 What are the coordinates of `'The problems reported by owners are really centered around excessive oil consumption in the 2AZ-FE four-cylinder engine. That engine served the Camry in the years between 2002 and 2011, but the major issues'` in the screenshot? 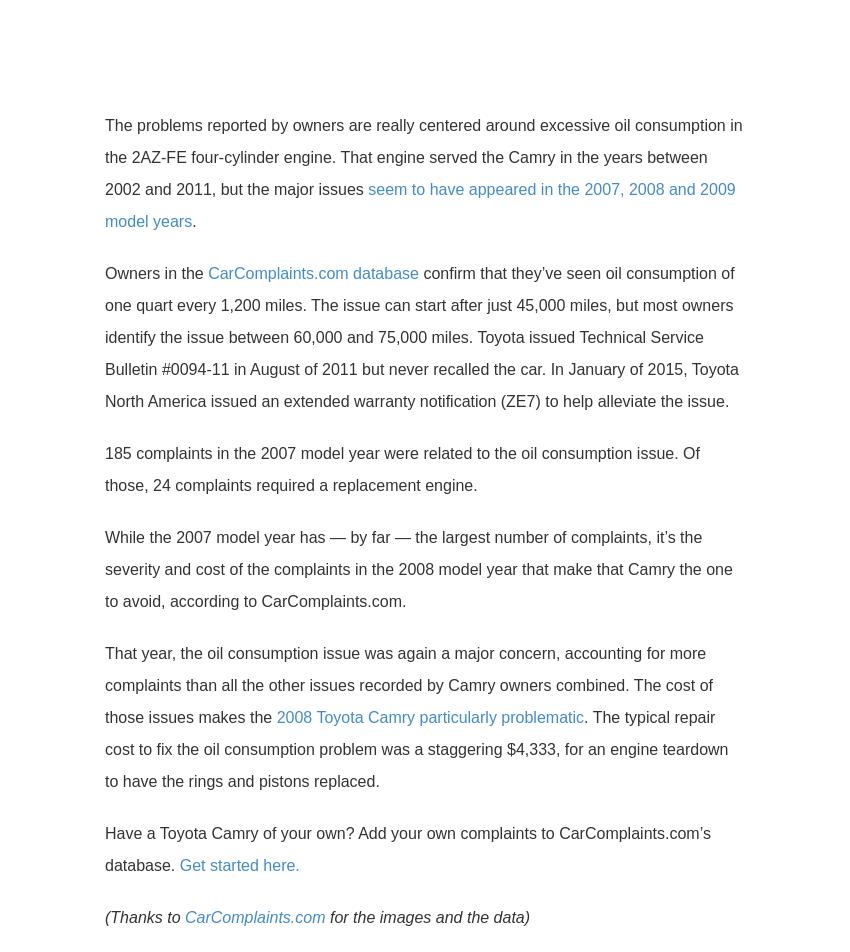 It's located at (103, 157).